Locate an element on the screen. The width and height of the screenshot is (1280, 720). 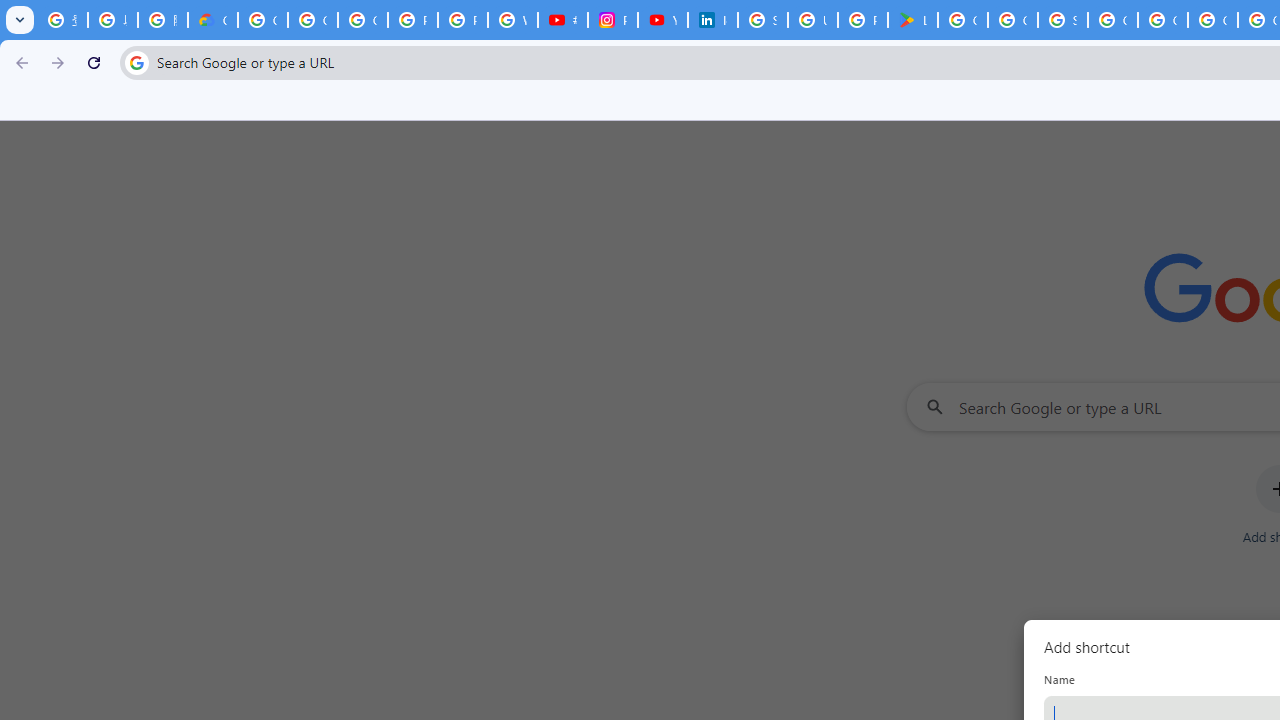
'YouTube Culture & Trends - On The Rise: Handcam Videos' is located at coordinates (663, 20).